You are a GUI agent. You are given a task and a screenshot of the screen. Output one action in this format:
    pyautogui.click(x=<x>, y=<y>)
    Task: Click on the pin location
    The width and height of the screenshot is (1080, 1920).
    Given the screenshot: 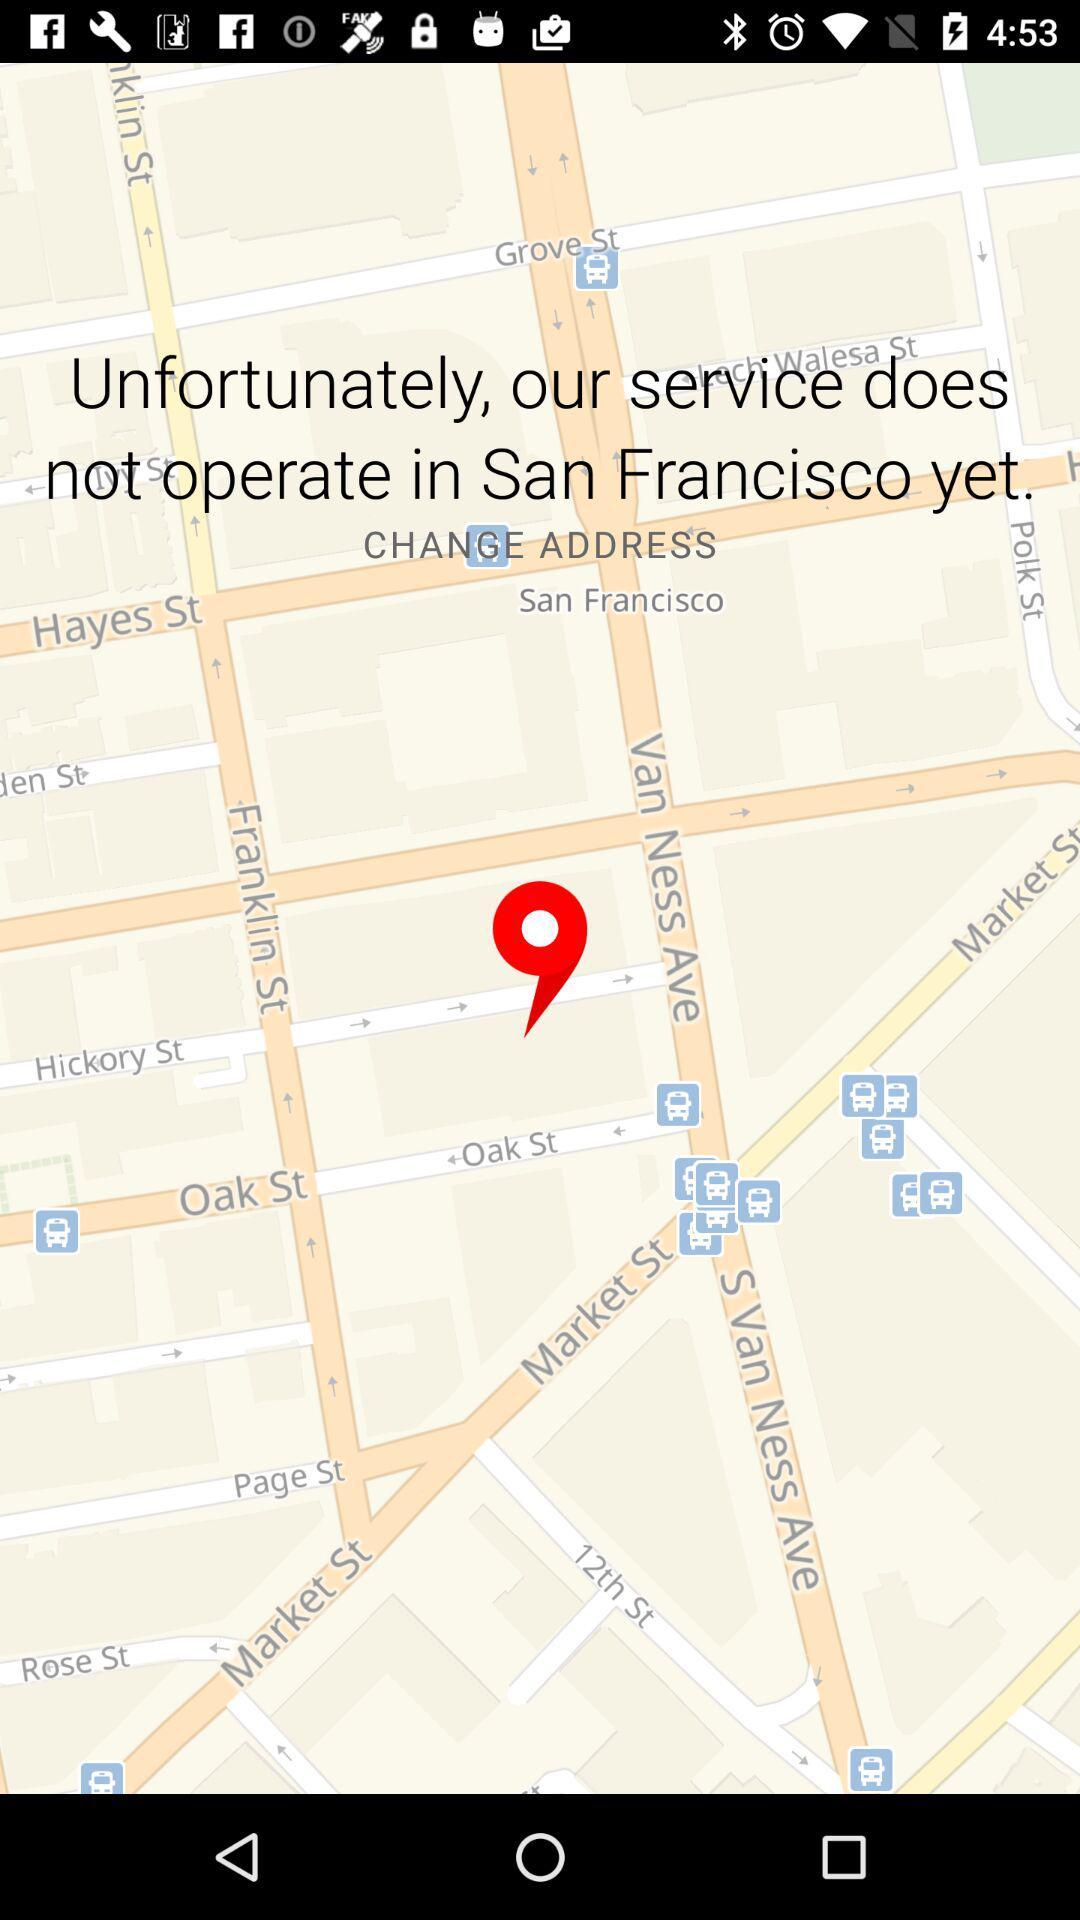 What is the action you would take?
    pyautogui.click(x=540, y=960)
    